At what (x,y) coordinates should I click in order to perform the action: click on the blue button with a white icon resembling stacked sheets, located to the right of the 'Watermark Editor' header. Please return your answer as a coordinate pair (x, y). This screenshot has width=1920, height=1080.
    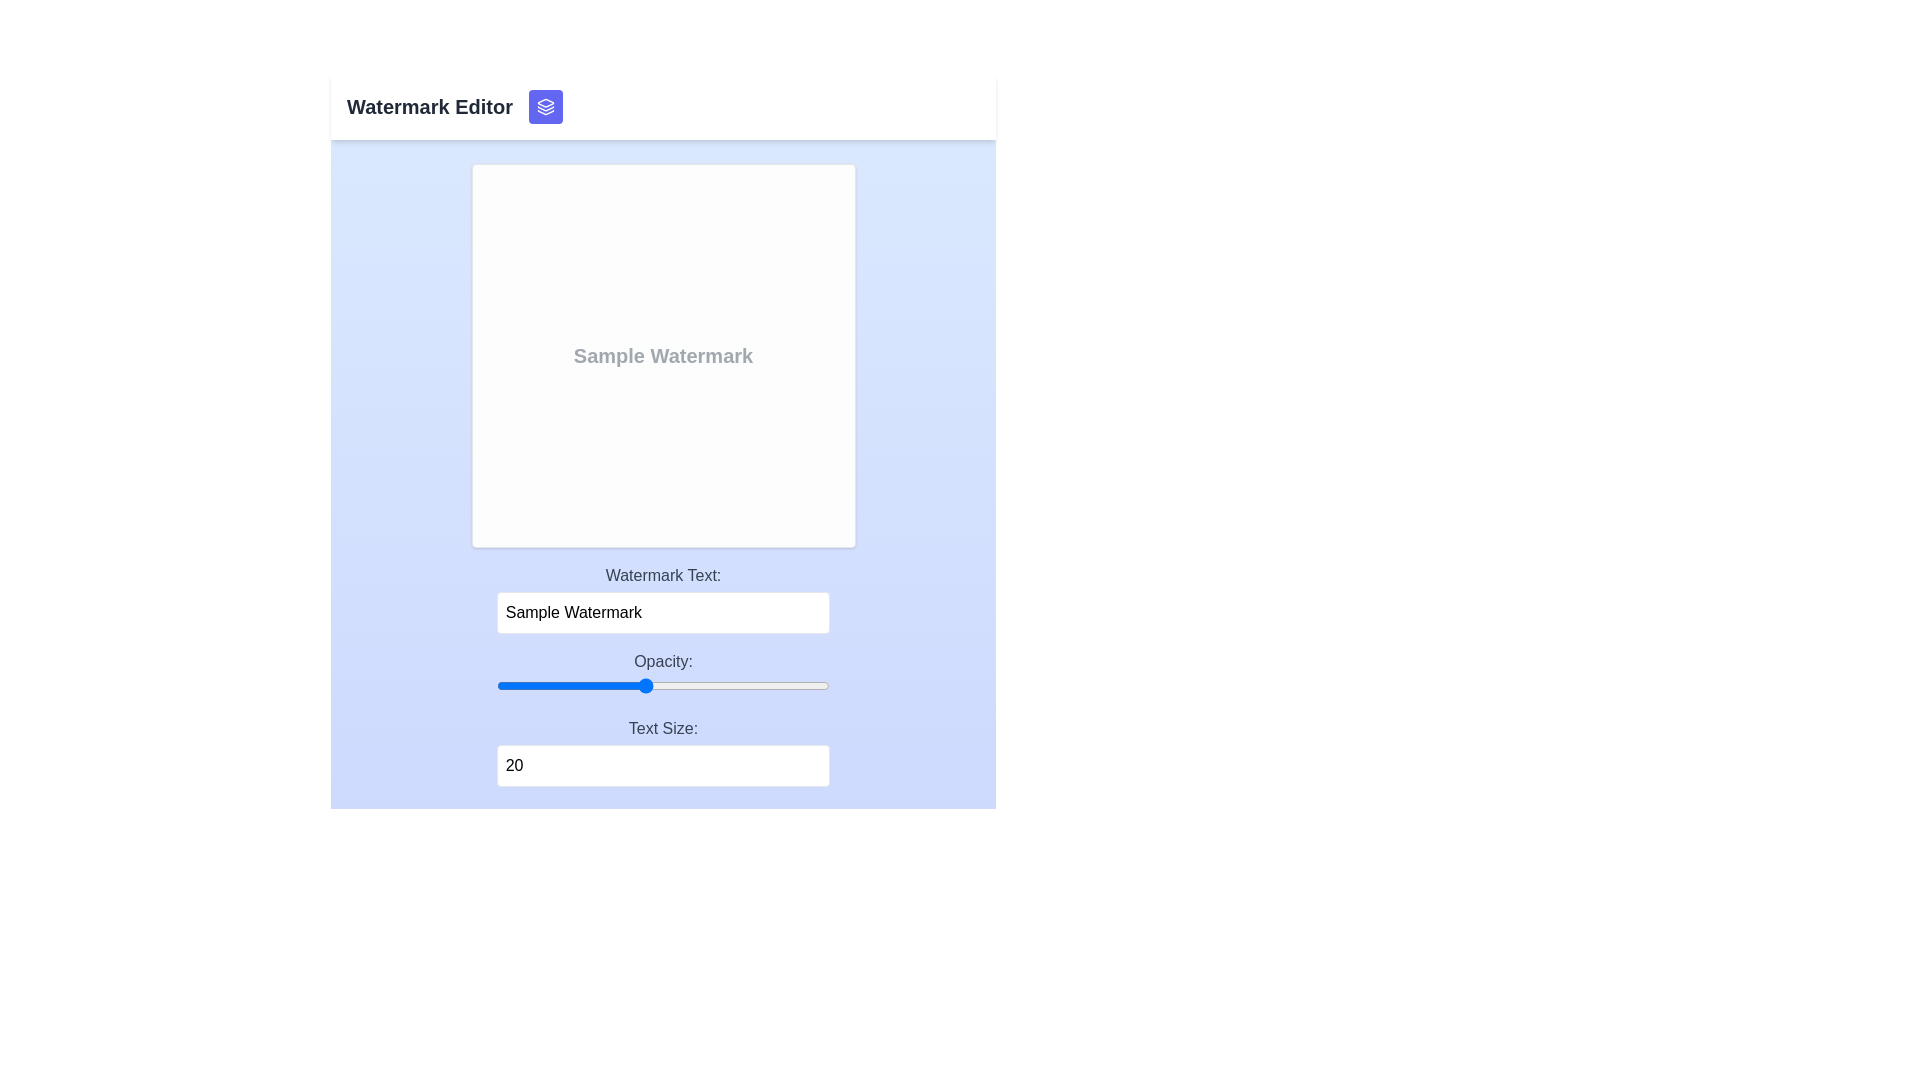
    Looking at the image, I should click on (546, 107).